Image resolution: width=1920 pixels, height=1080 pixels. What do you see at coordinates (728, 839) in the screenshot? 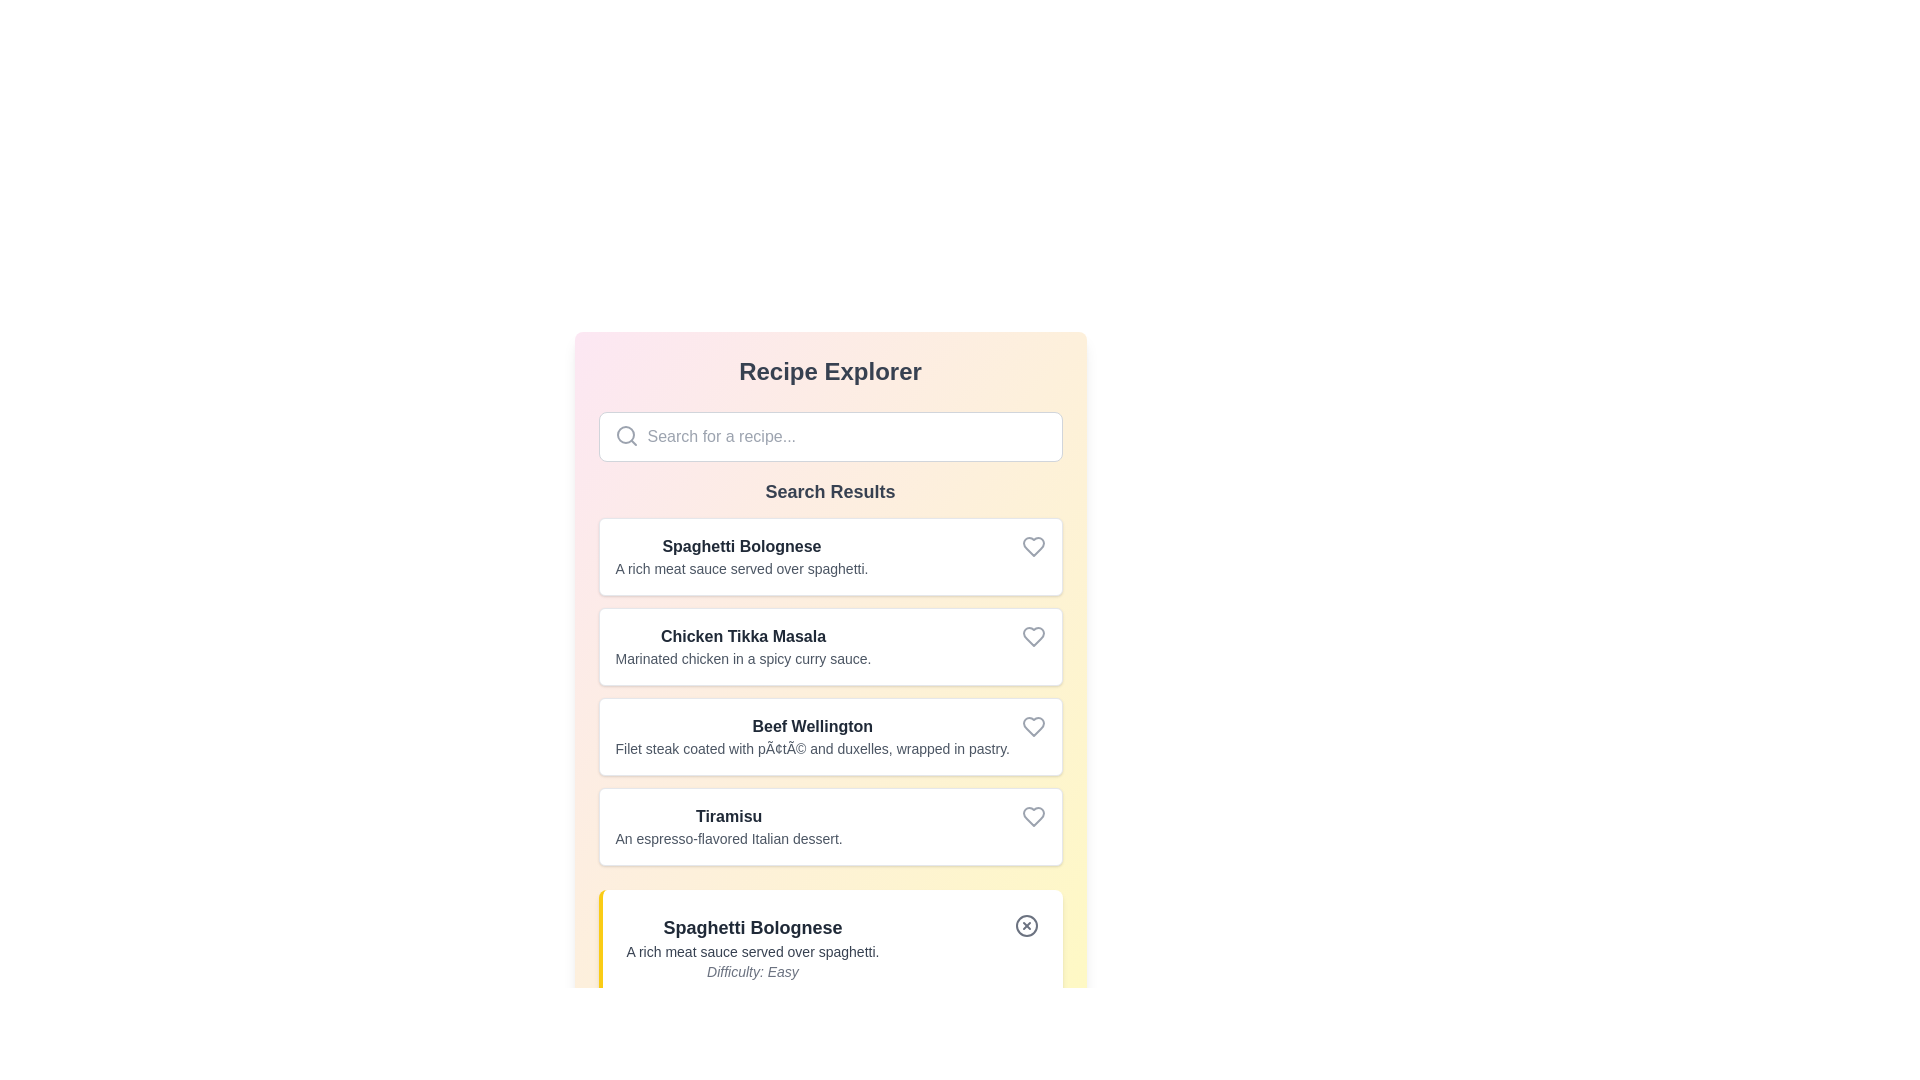
I see `descriptive text label for the 'Tiramisu' item, located directly below the title within the same rectangular block` at bounding box center [728, 839].